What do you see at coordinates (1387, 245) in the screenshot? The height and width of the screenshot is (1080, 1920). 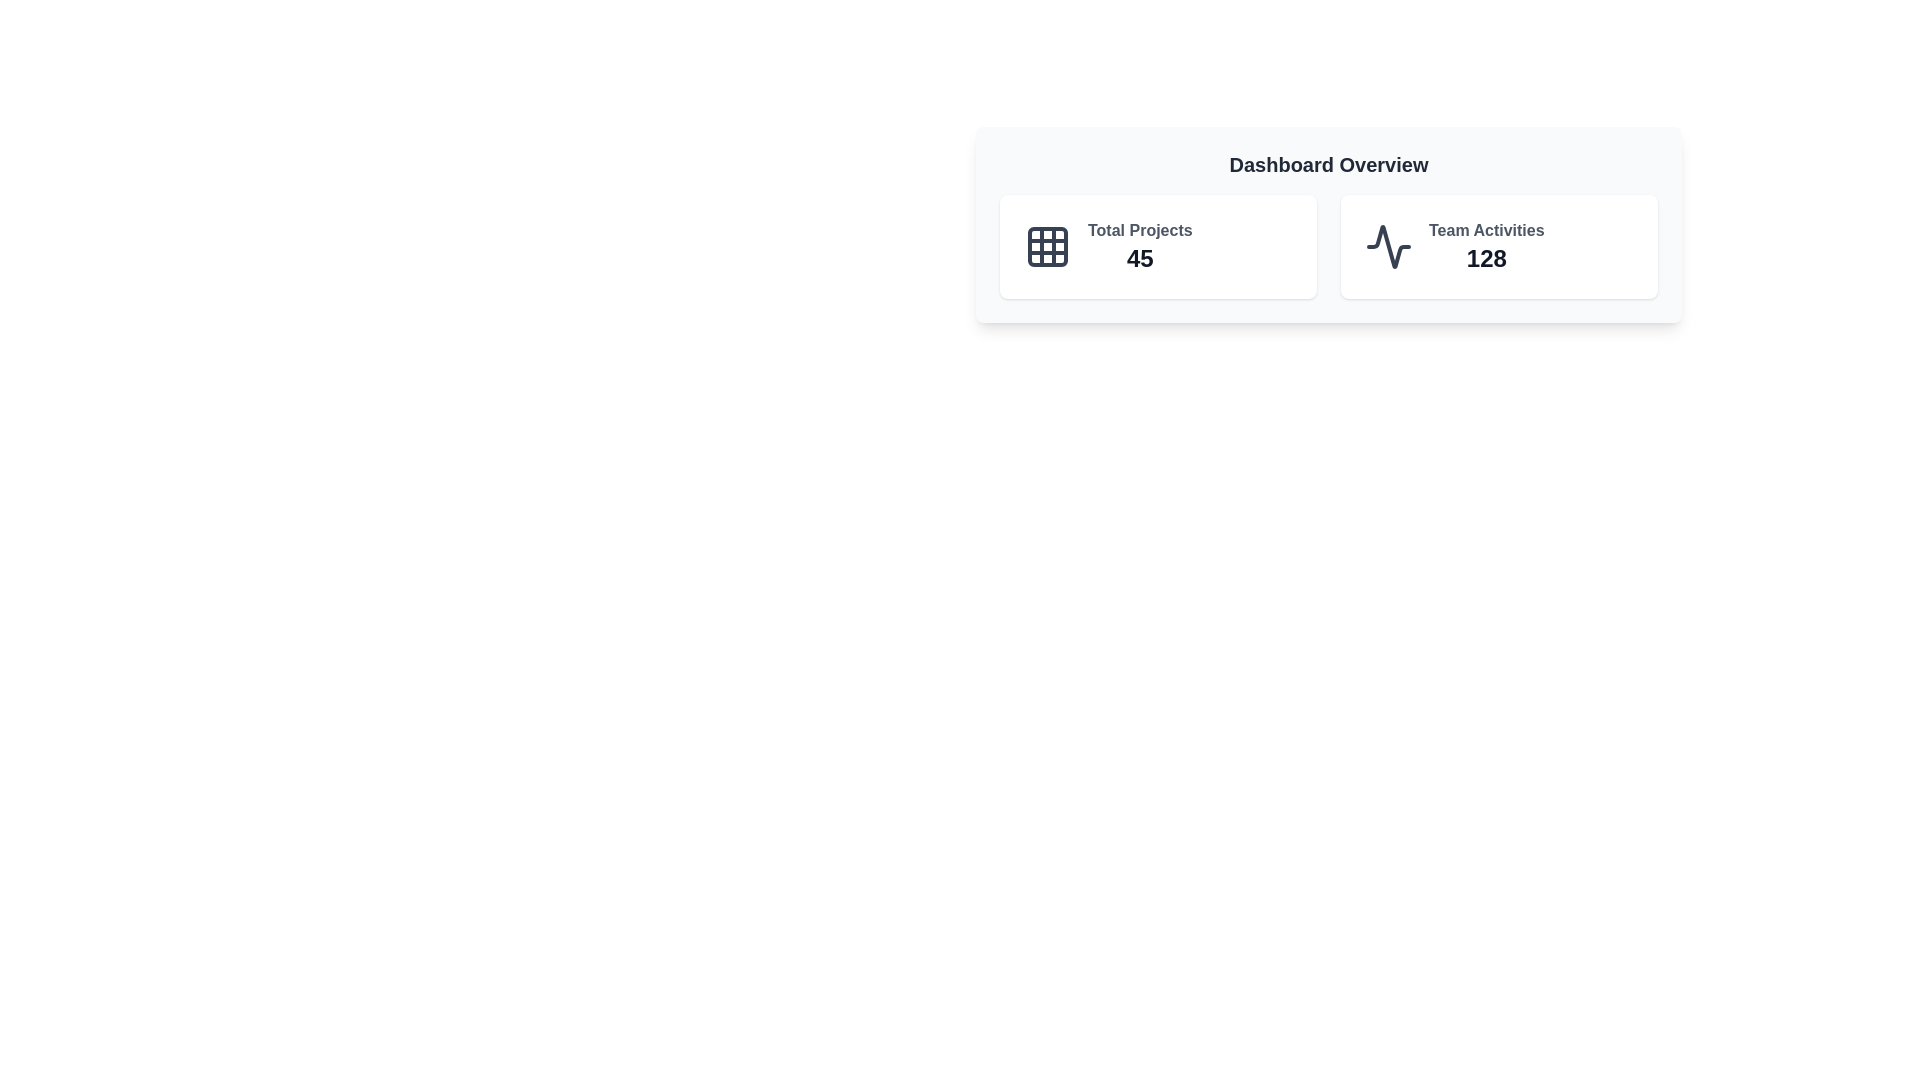 I see `the line graph-like icon representing an activity waveform located at the top-left area of the 'Team Activities' card within the 'Dashboard Overview' section` at bounding box center [1387, 245].